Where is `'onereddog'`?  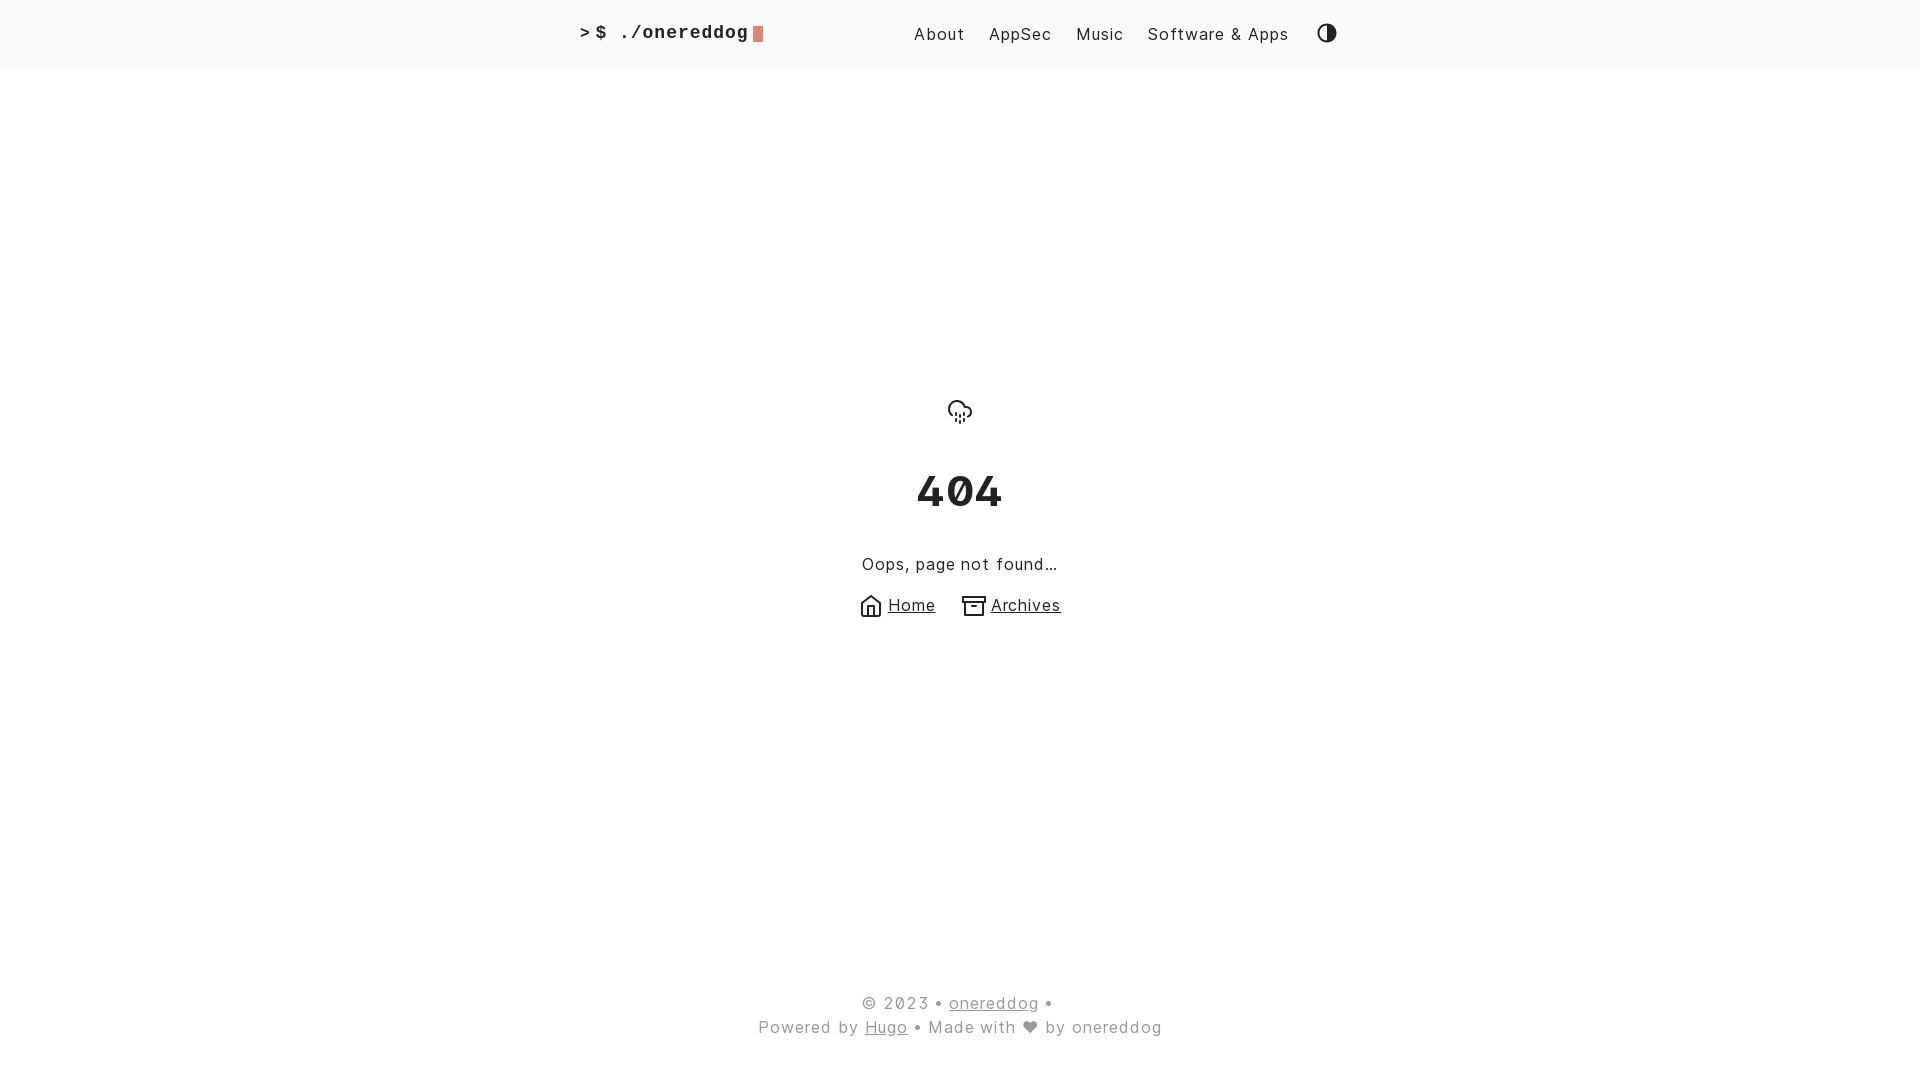 'onereddog' is located at coordinates (993, 1002).